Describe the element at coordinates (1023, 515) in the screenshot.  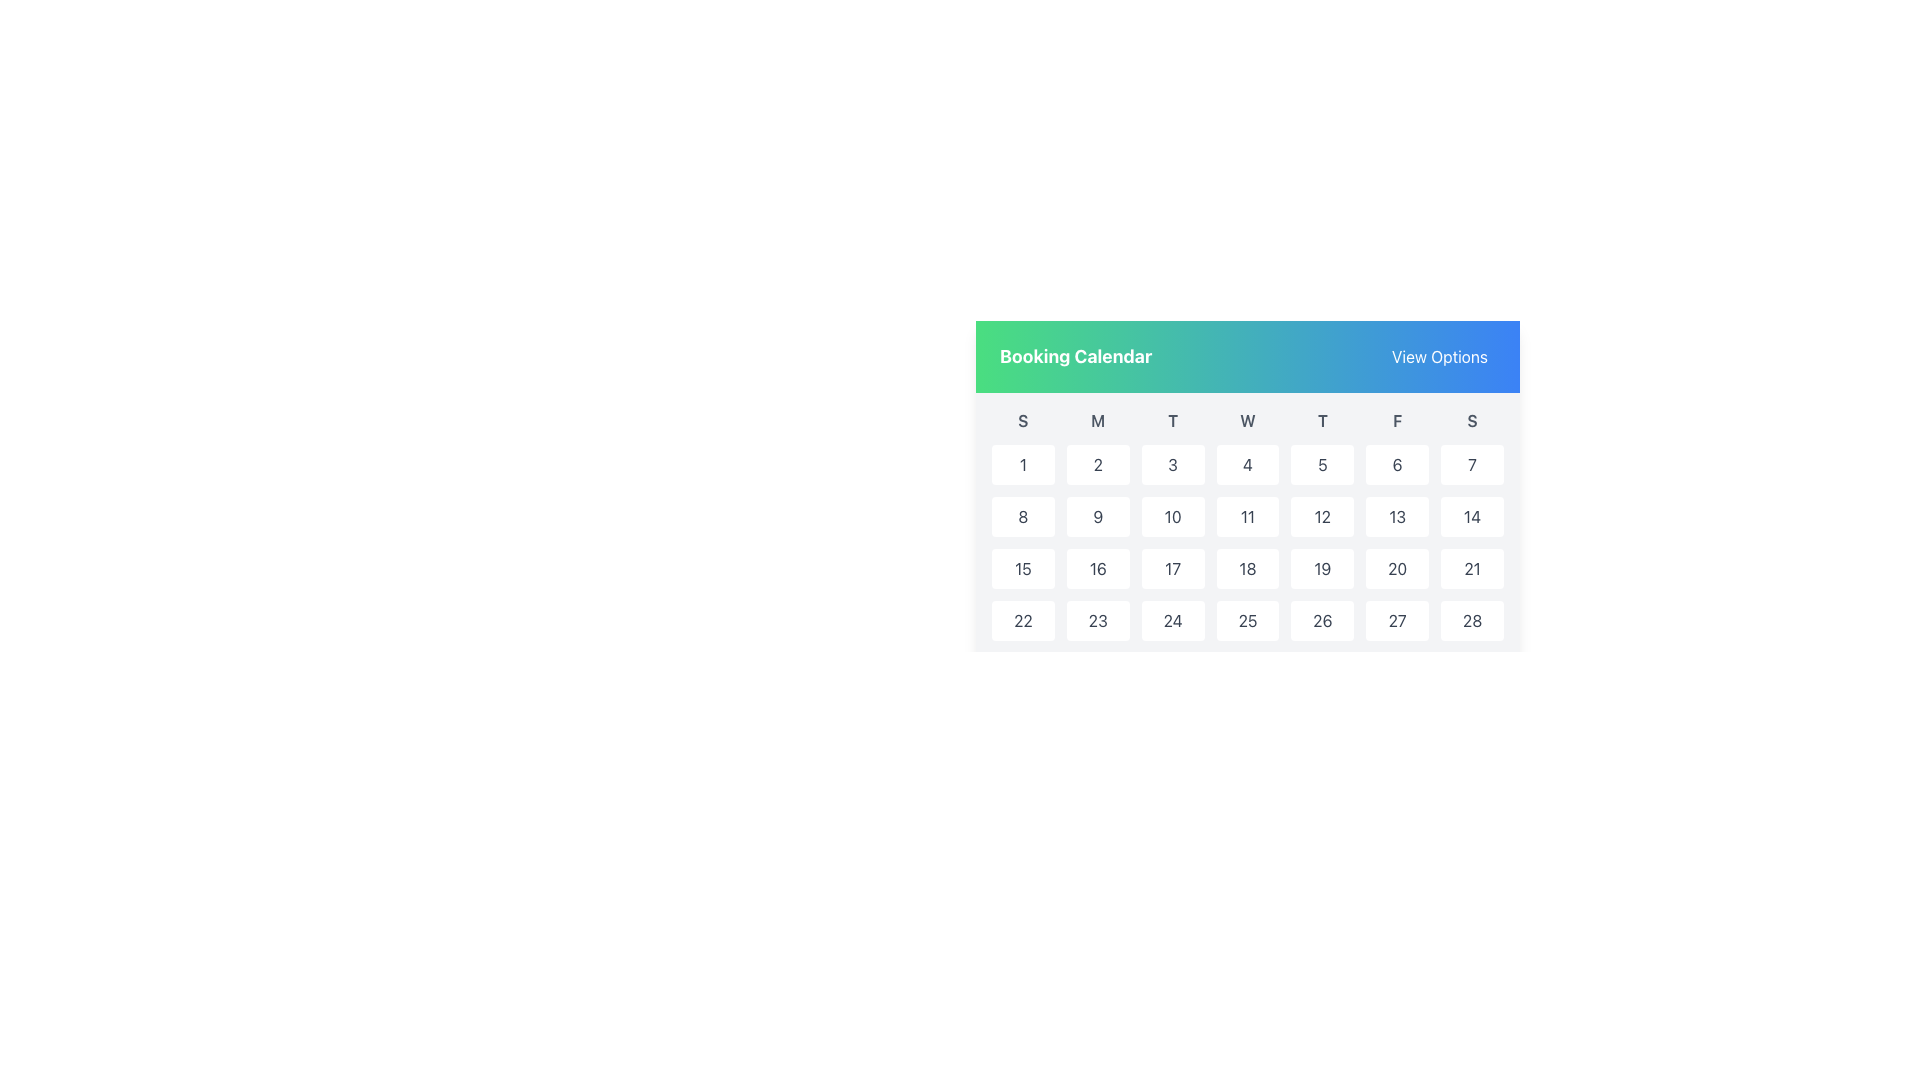
I see `the Calendar Cell displaying the number '8' in the second row and first column of the Booking Calendar` at that location.